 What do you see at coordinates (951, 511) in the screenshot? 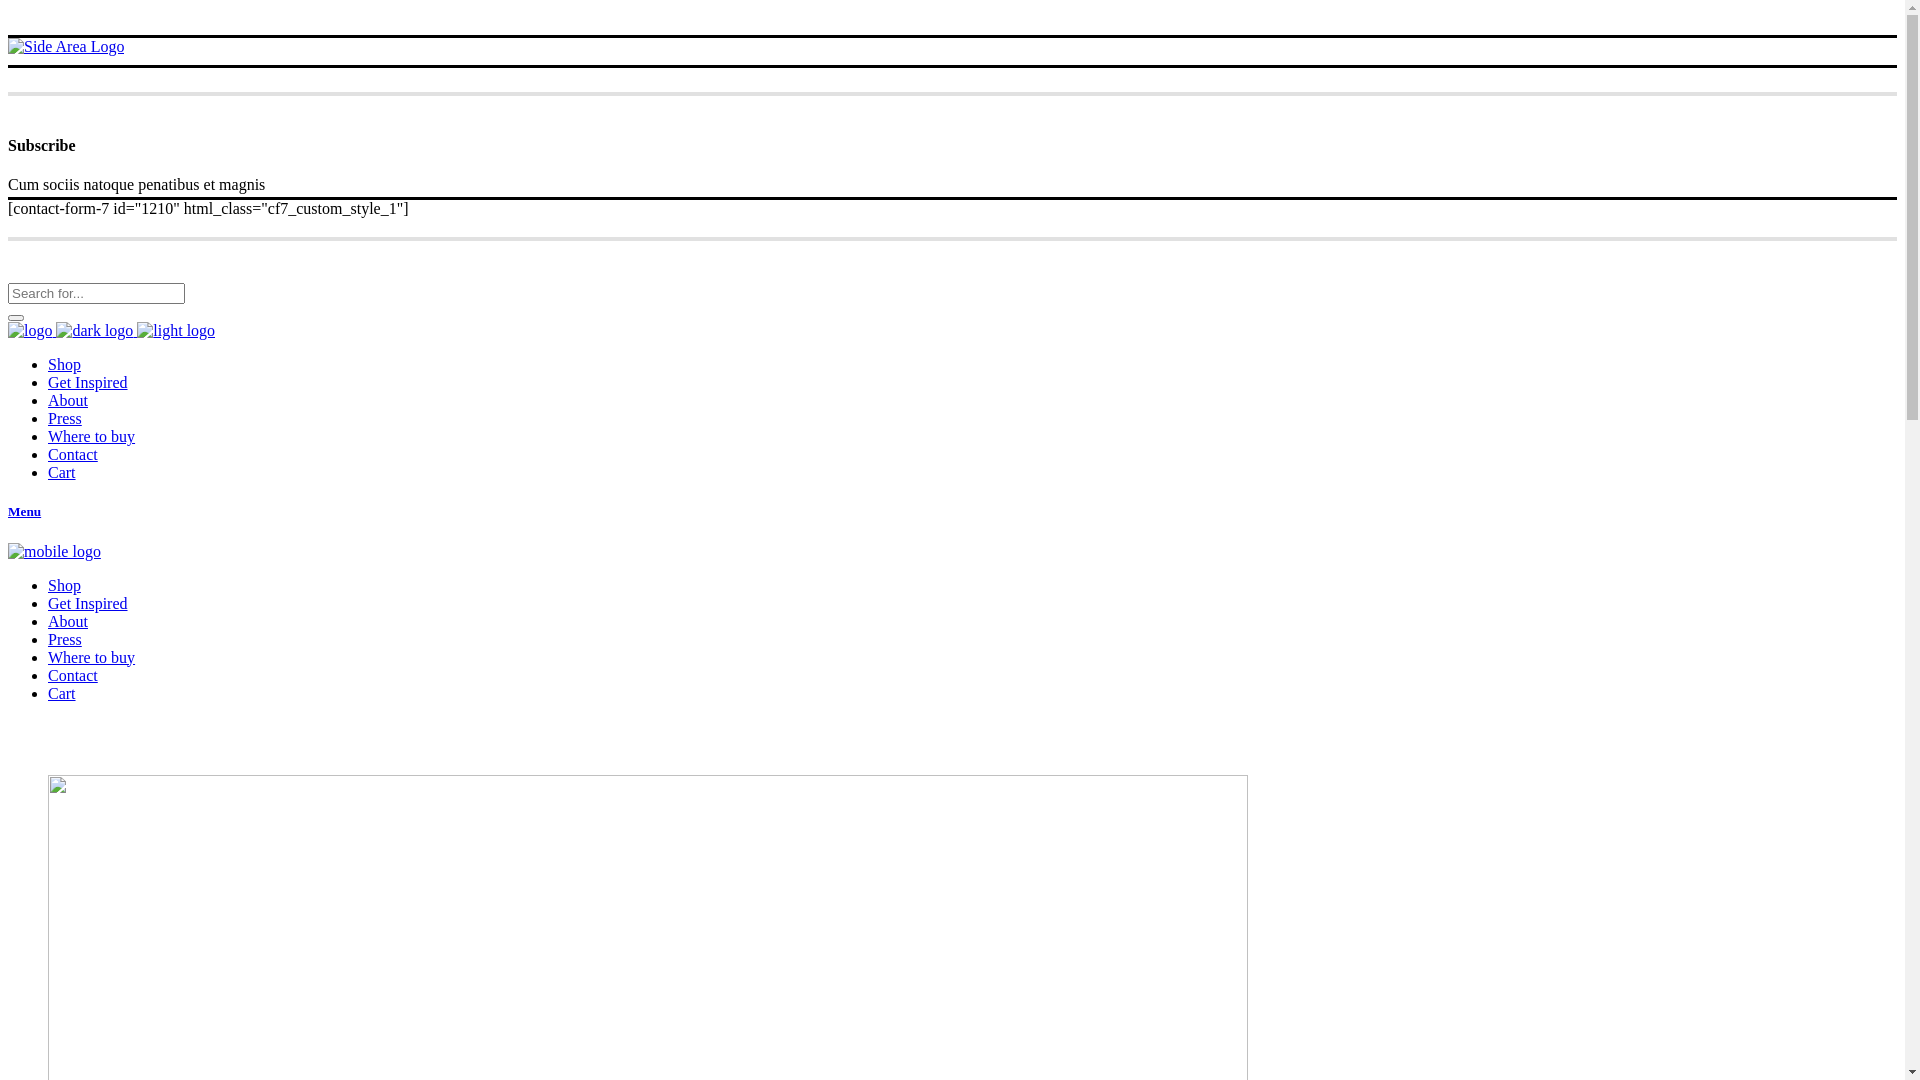
I see `'Menu'` at bounding box center [951, 511].